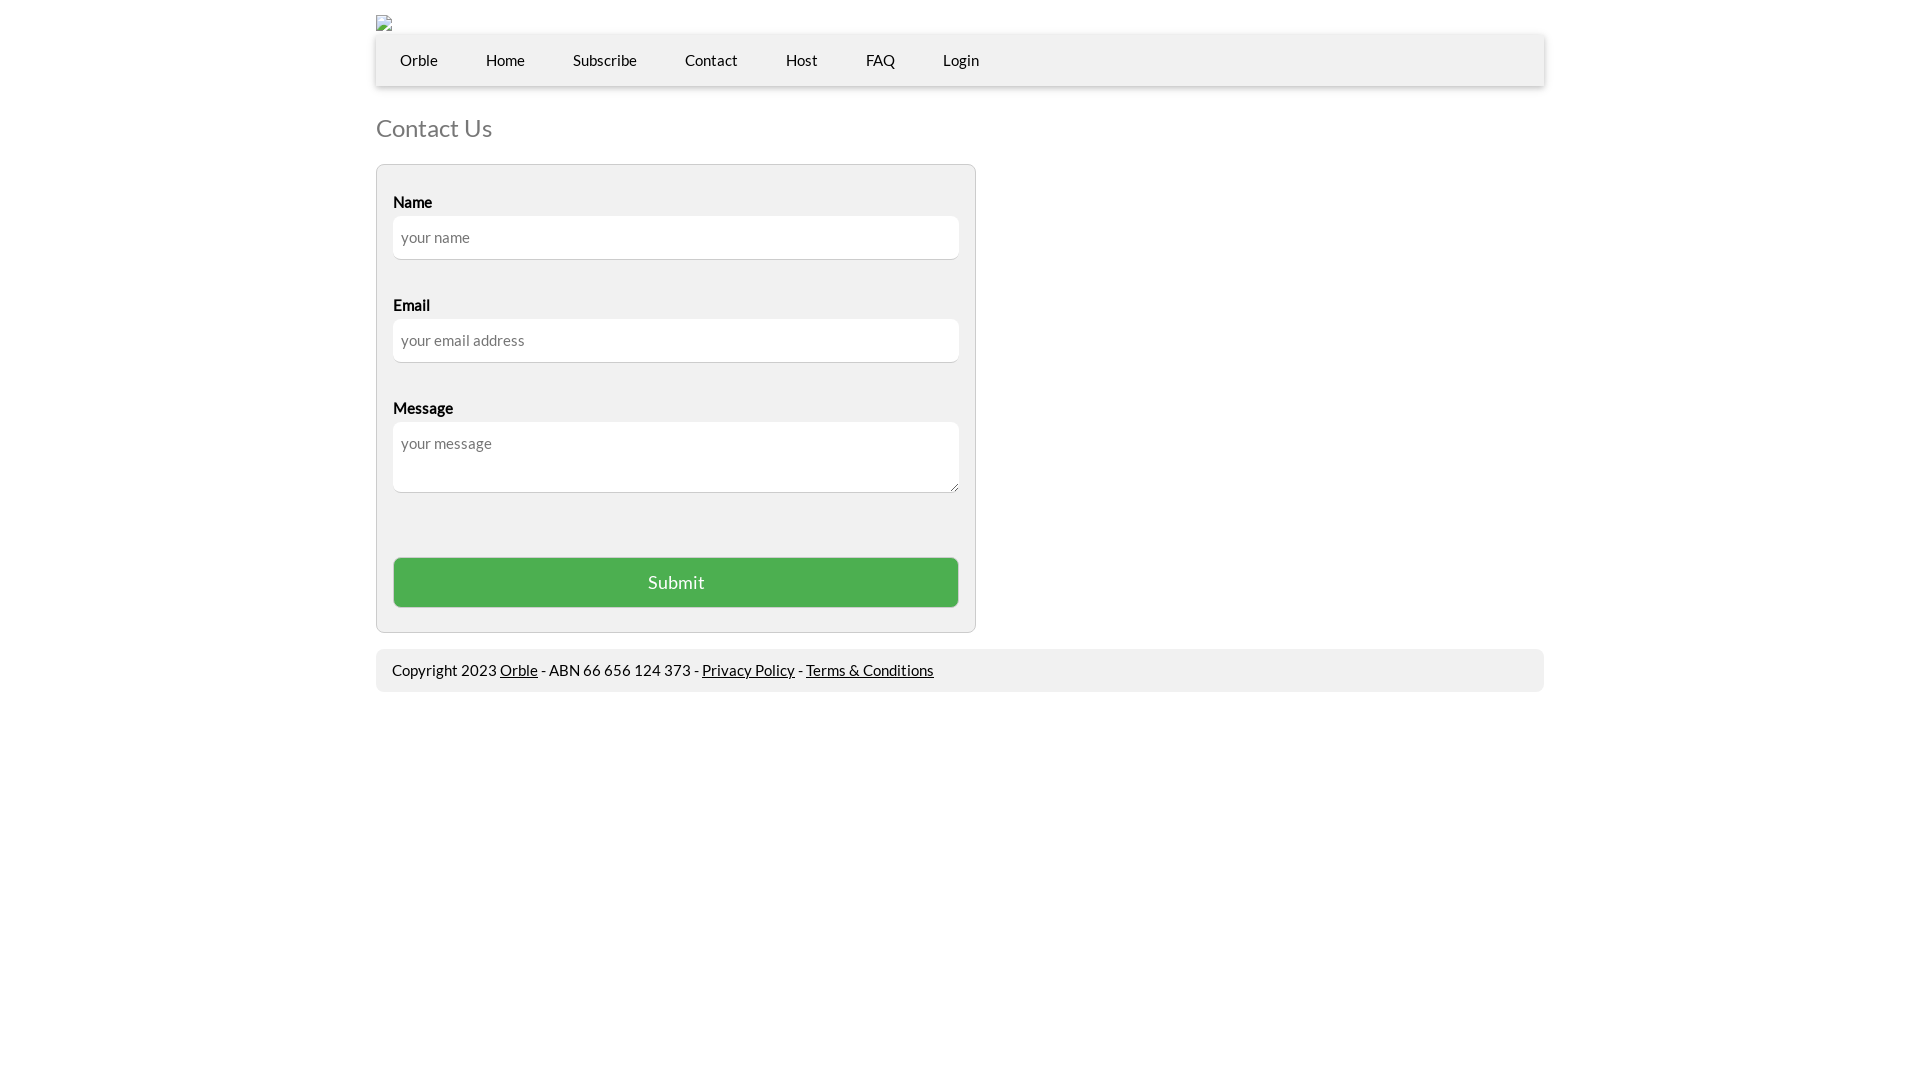 This screenshot has width=1920, height=1080. What do you see at coordinates (711, 59) in the screenshot?
I see `'Contact'` at bounding box center [711, 59].